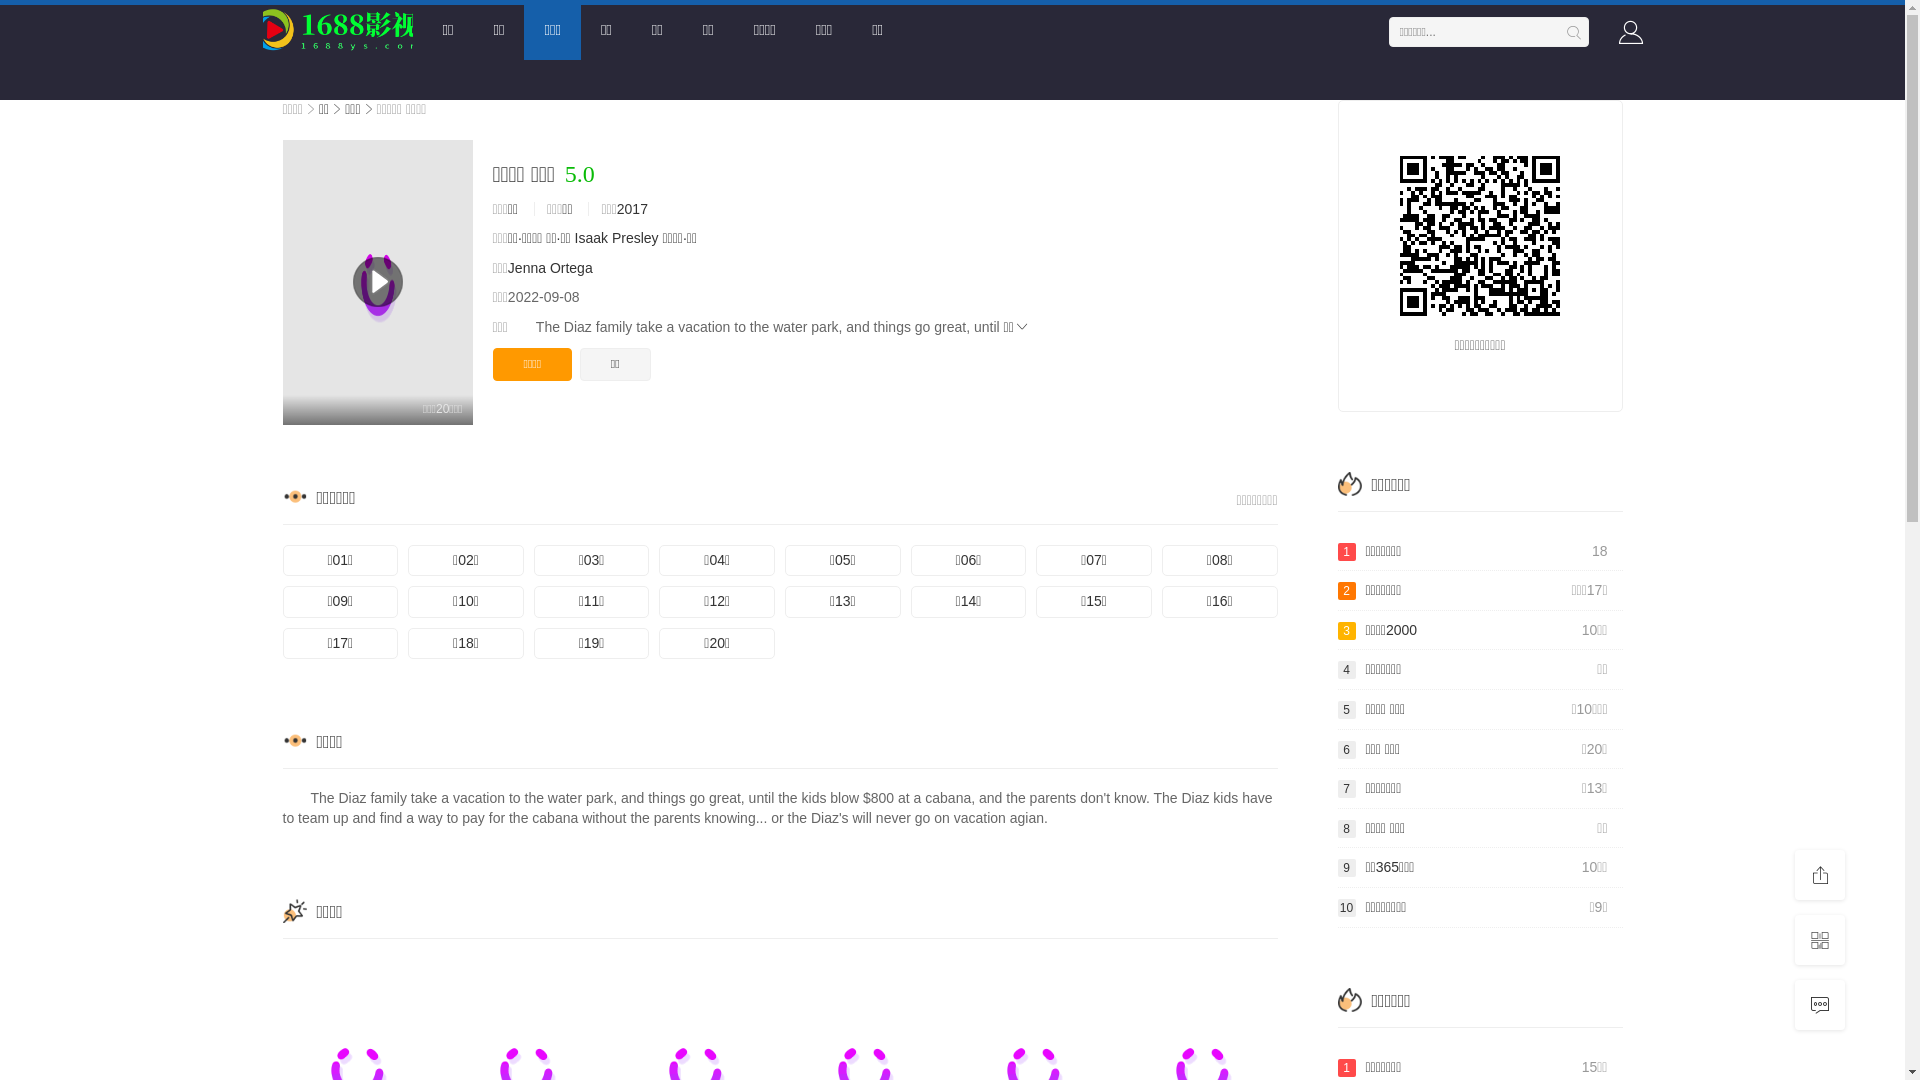 This screenshot has height=1080, width=1920. I want to click on '2017', so click(631, 208).